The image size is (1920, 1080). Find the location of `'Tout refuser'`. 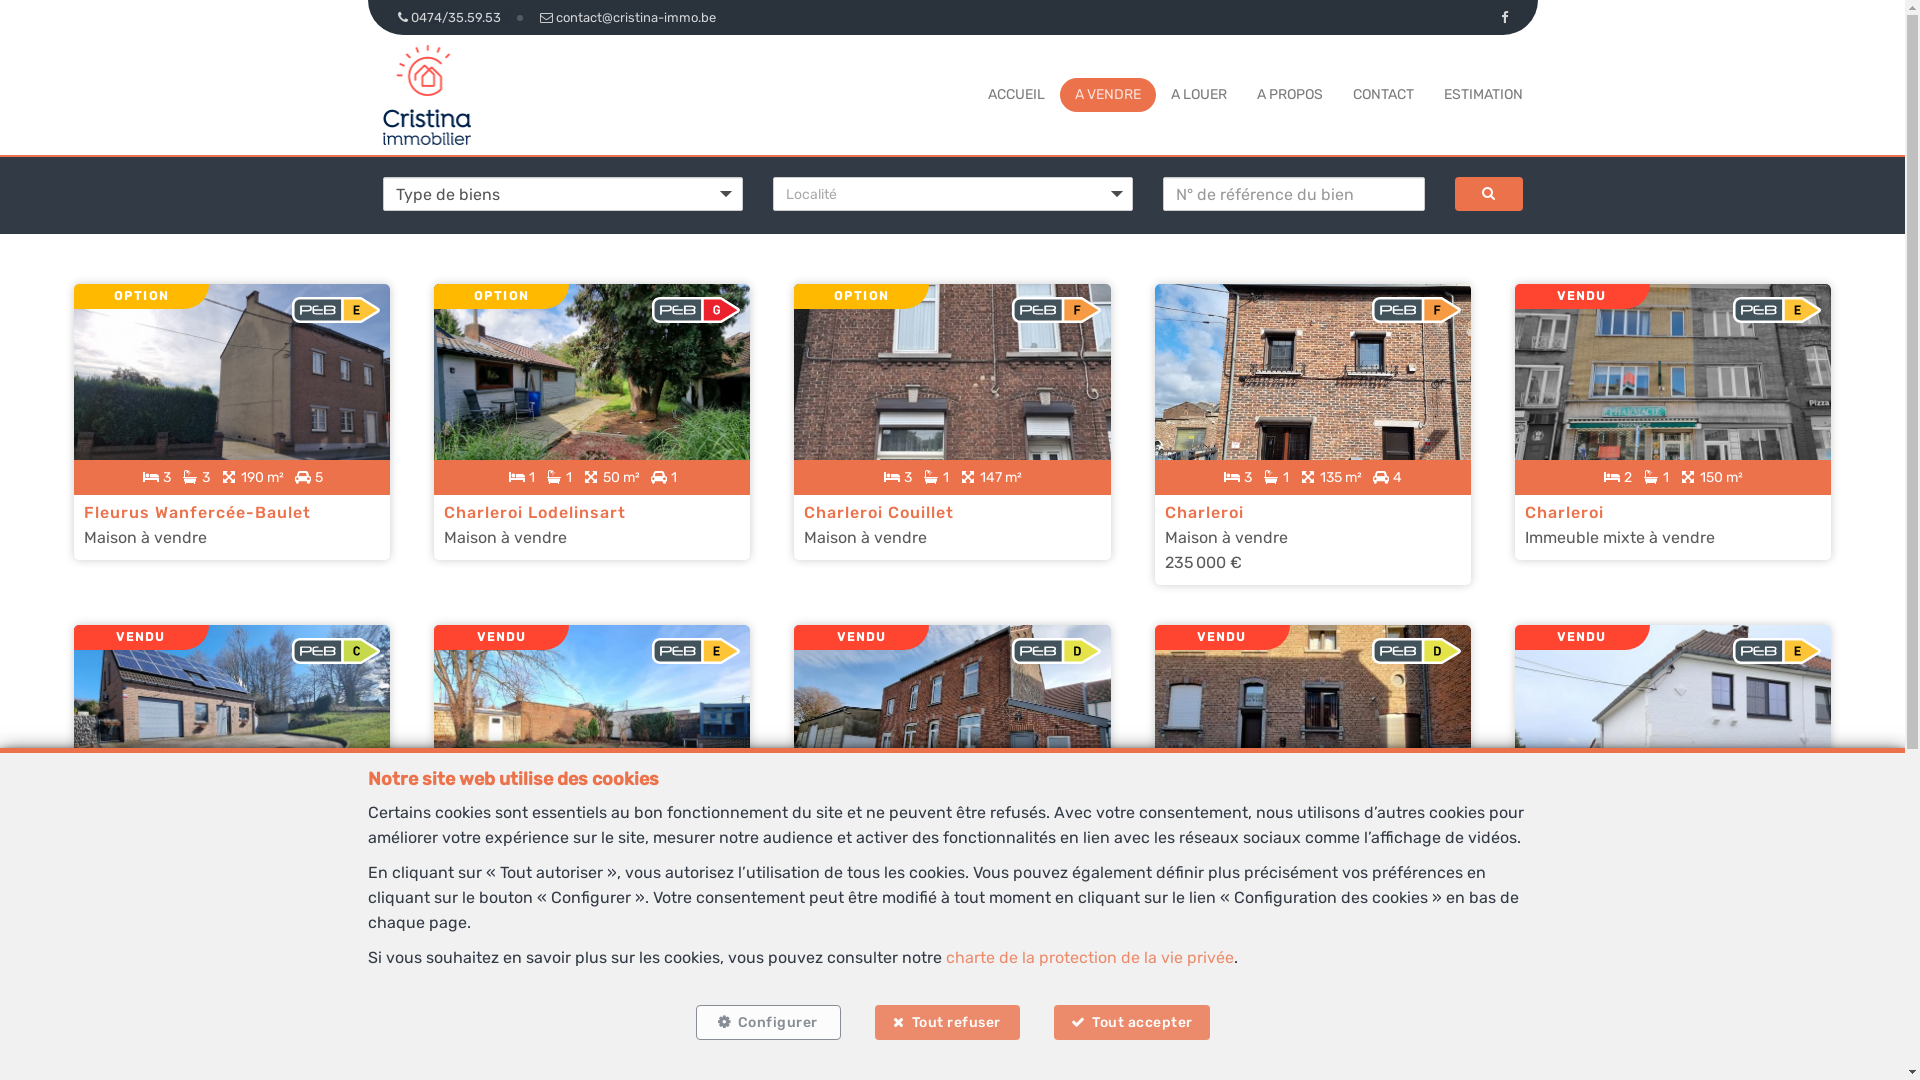

'Tout refuser' is located at coordinates (873, 1022).